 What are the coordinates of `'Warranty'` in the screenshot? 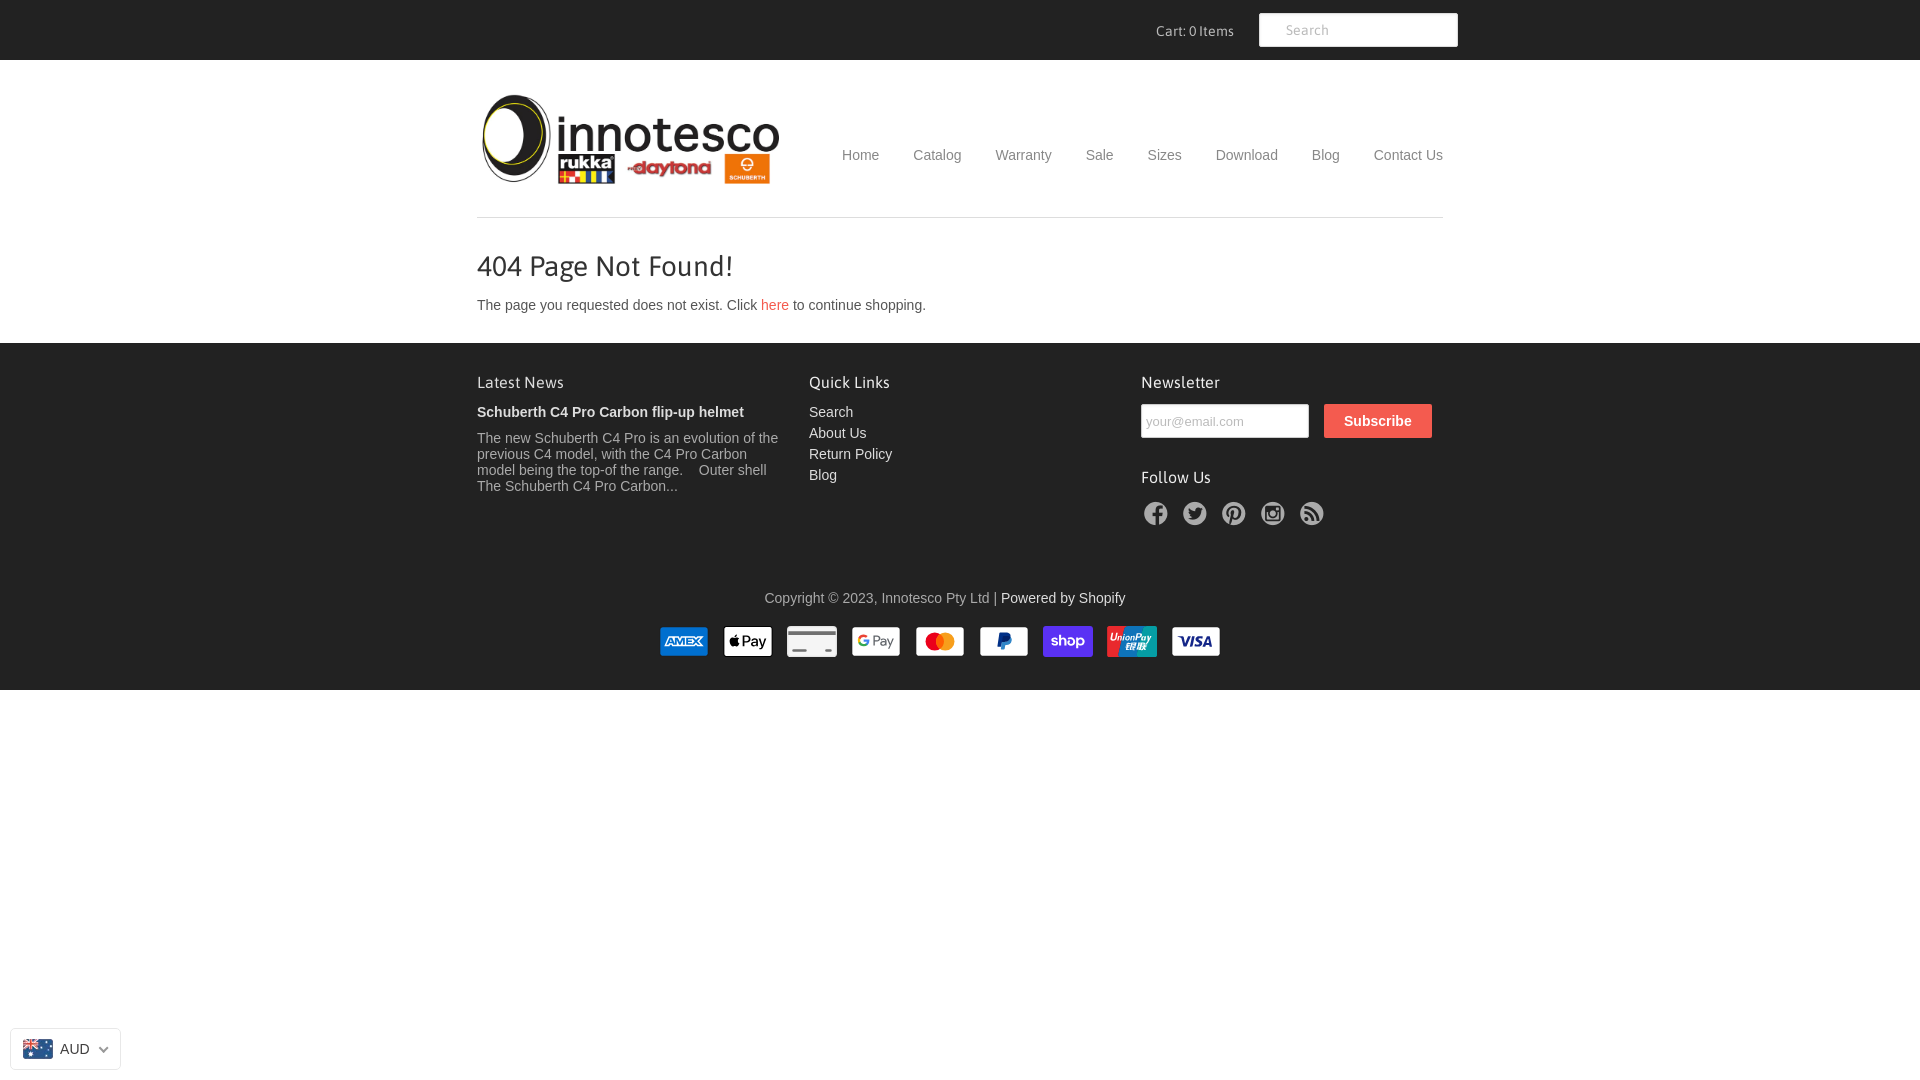 It's located at (1008, 153).